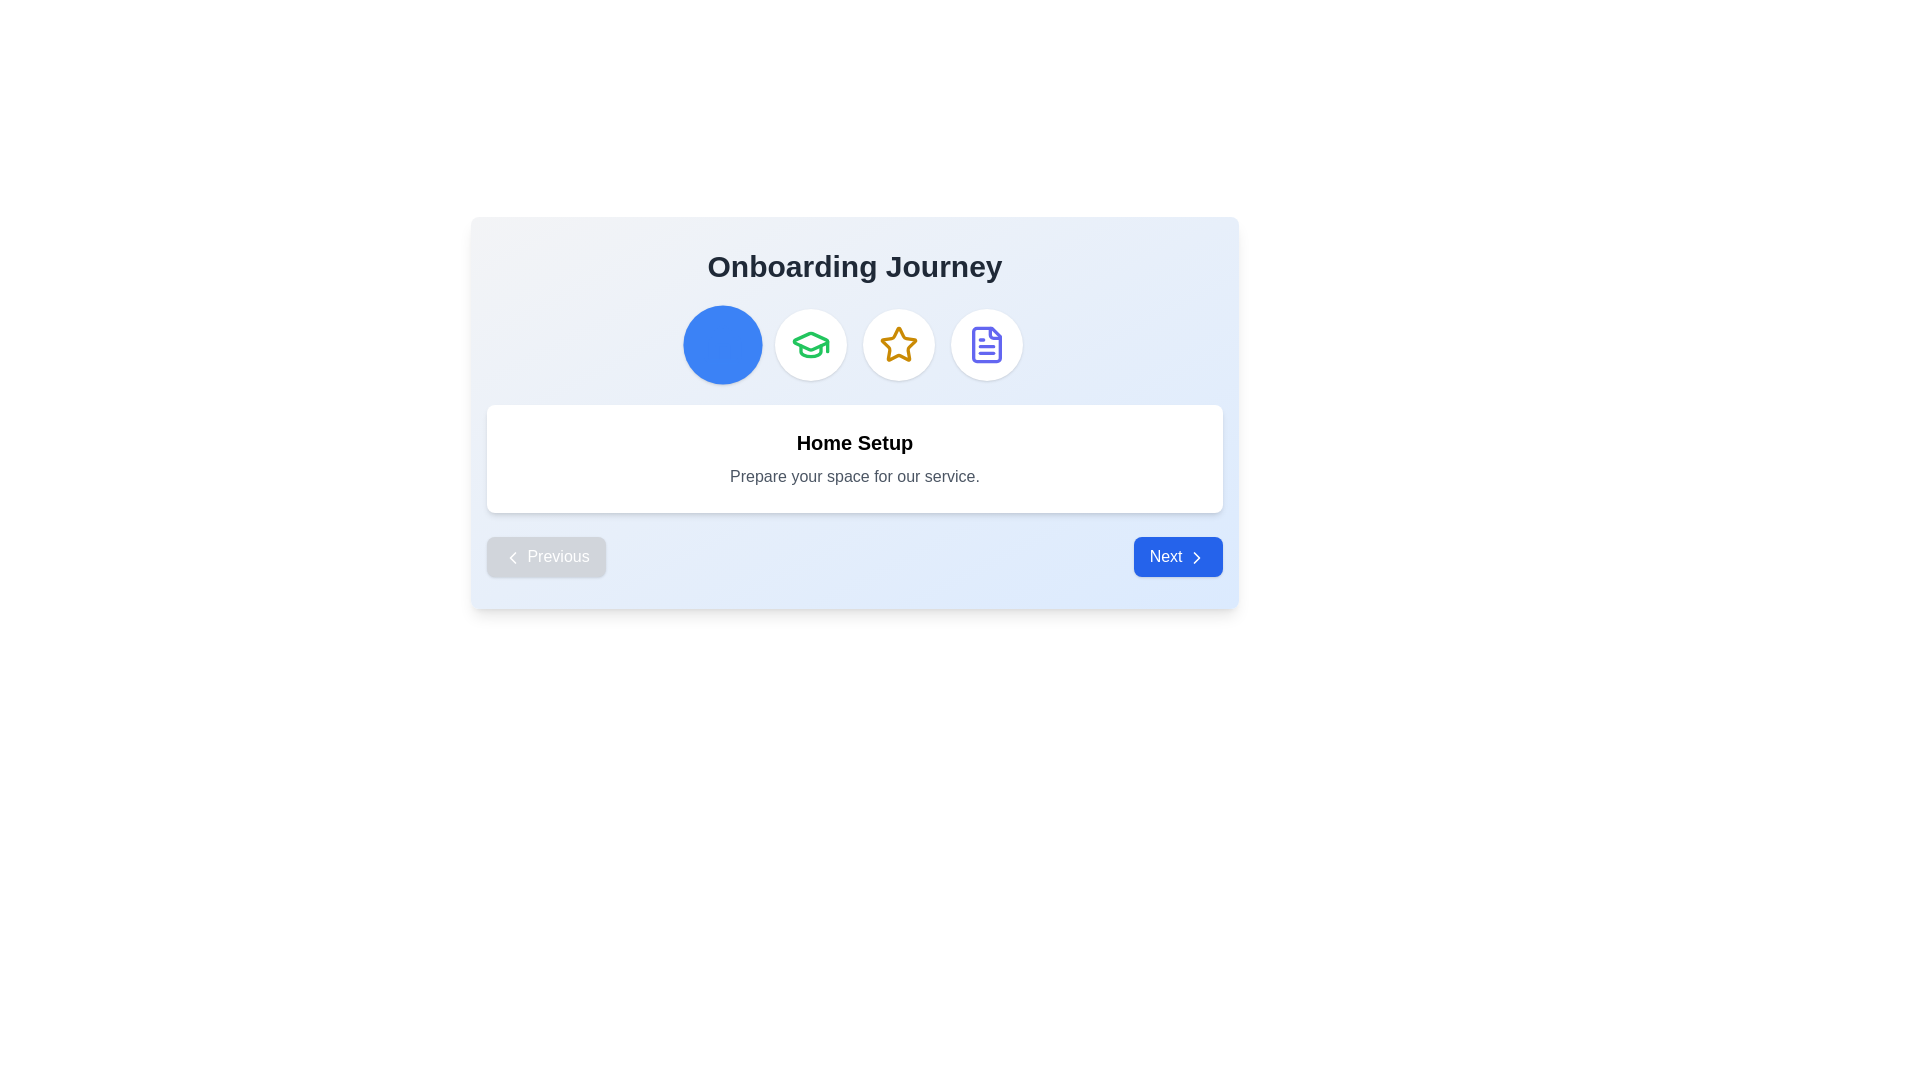 This screenshot has height=1080, width=1920. What do you see at coordinates (811, 340) in the screenshot?
I see `the graduation cap icon within the circular button in the onboarding interface's upper card section` at bounding box center [811, 340].